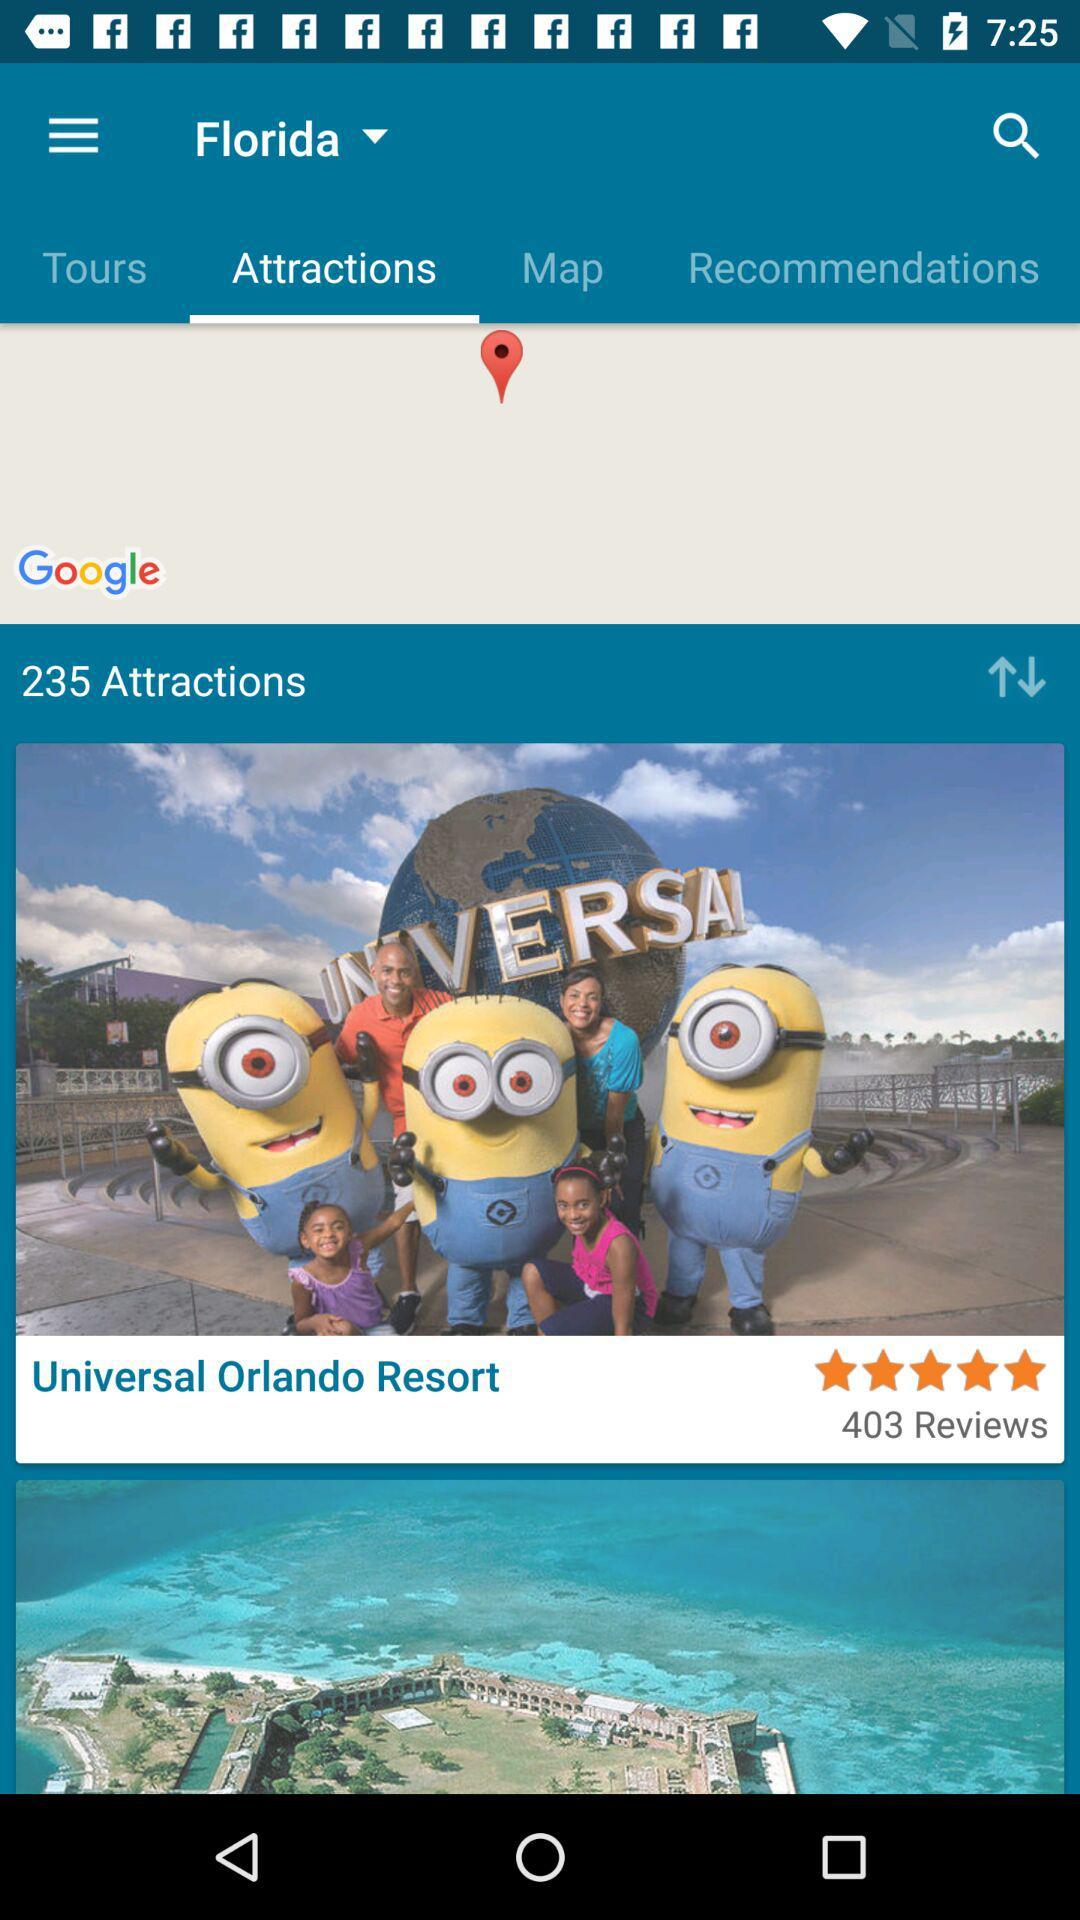  Describe the element at coordinates (861, 265) in the screenshot. I see `the item next to map item` at that location.